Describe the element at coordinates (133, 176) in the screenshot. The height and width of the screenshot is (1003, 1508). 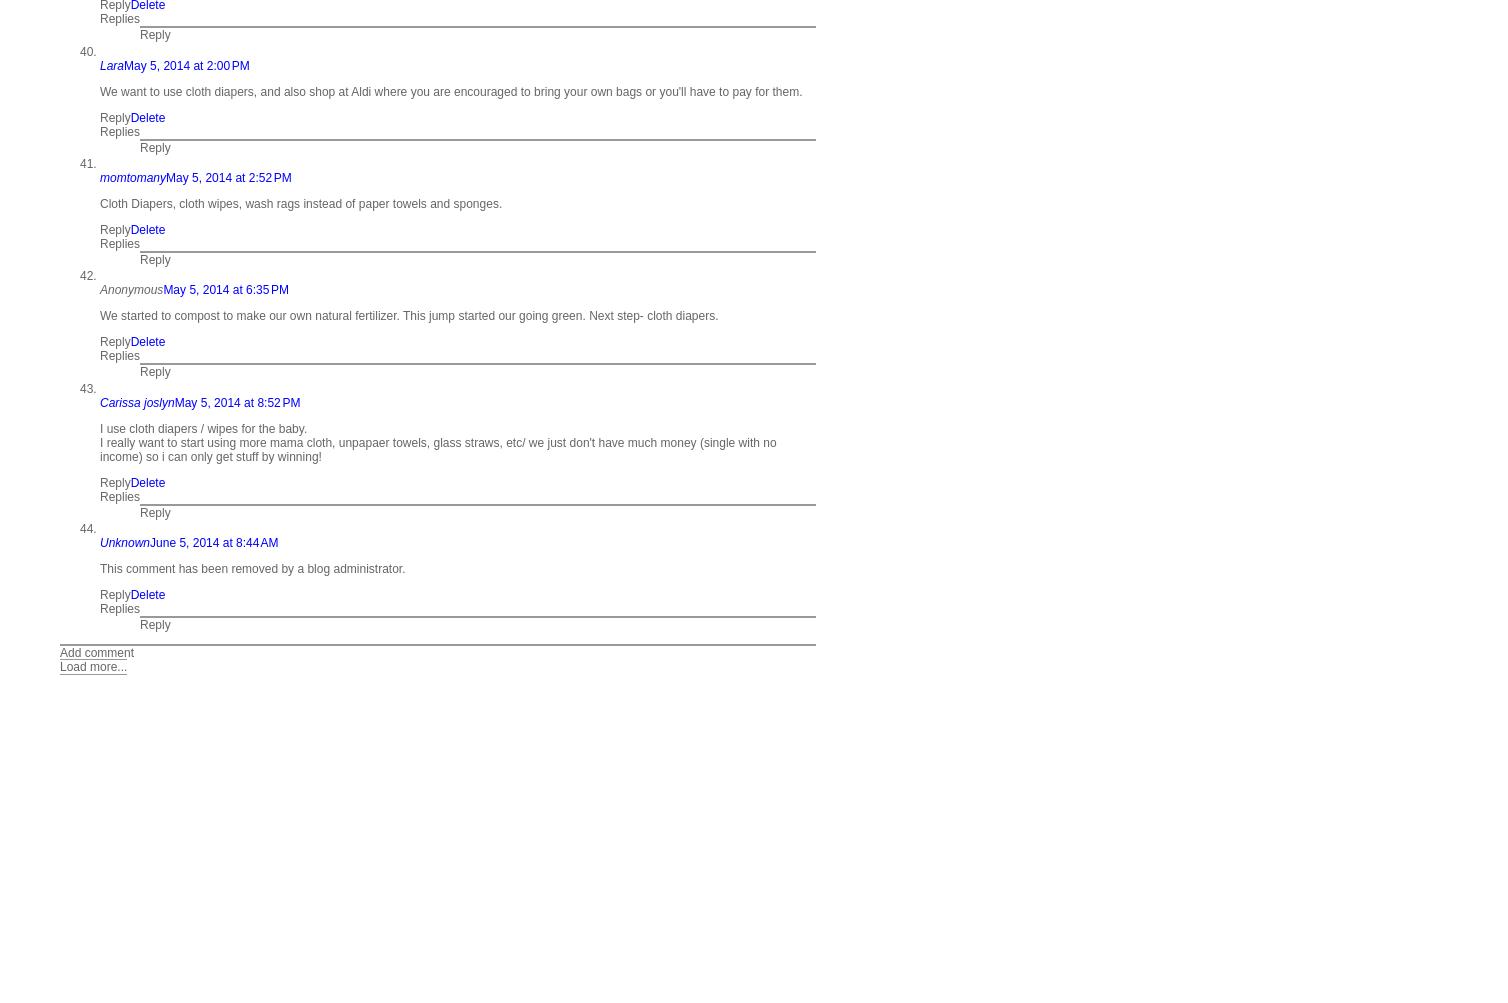
I see `'momtomany'` at that location.